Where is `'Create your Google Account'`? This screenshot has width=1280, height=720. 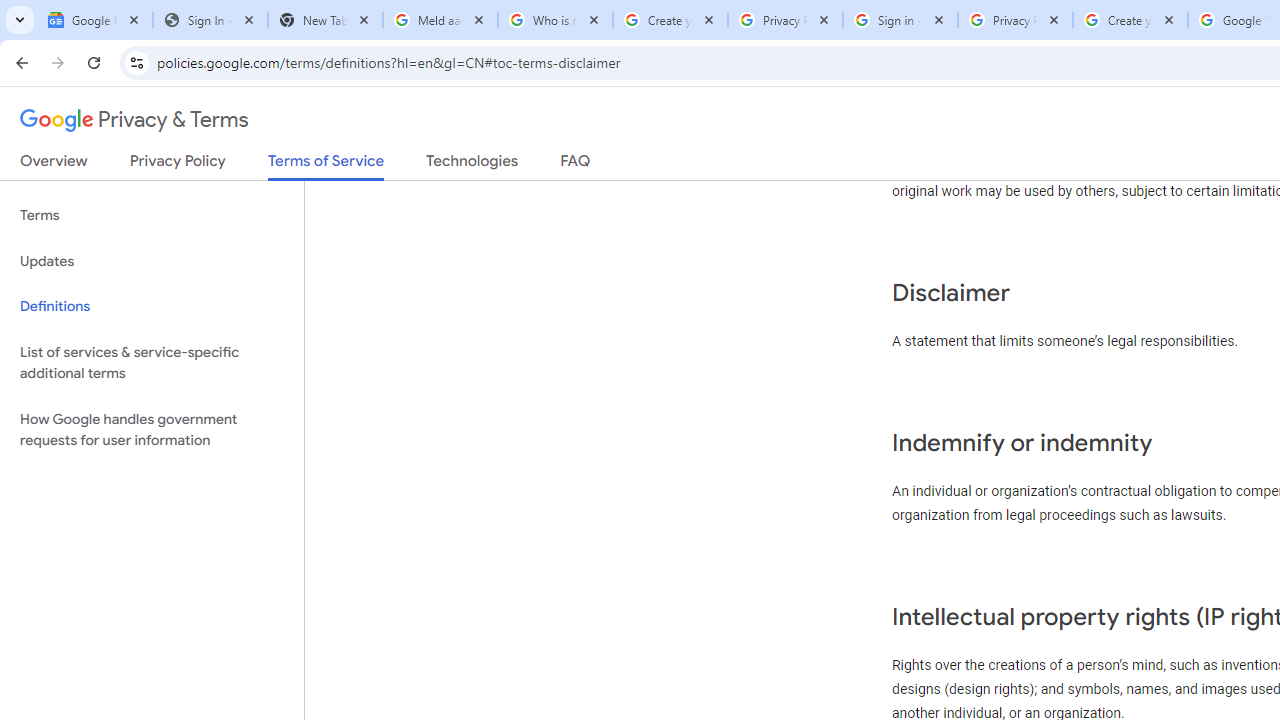 'Create your Google Account' is located at coordinates (1130, 20).